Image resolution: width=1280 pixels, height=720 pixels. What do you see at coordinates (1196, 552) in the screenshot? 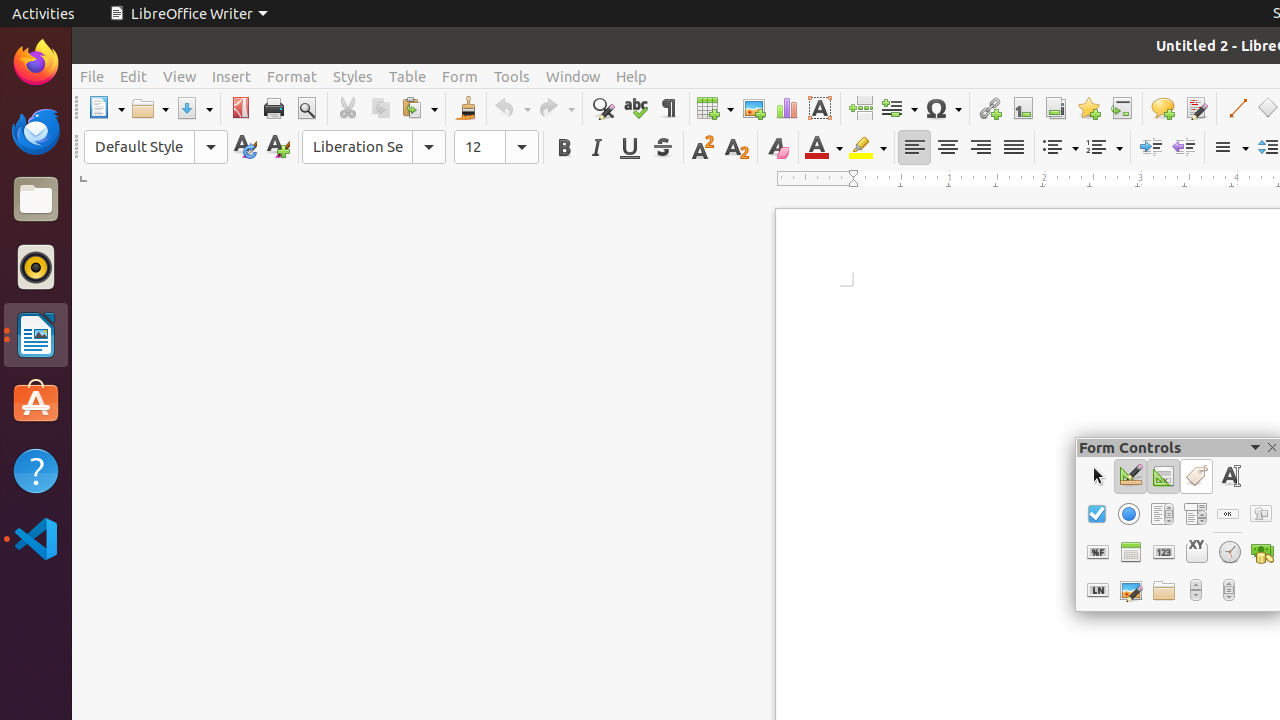
I see `'Group Box'` at bounding box center [1196, 552].